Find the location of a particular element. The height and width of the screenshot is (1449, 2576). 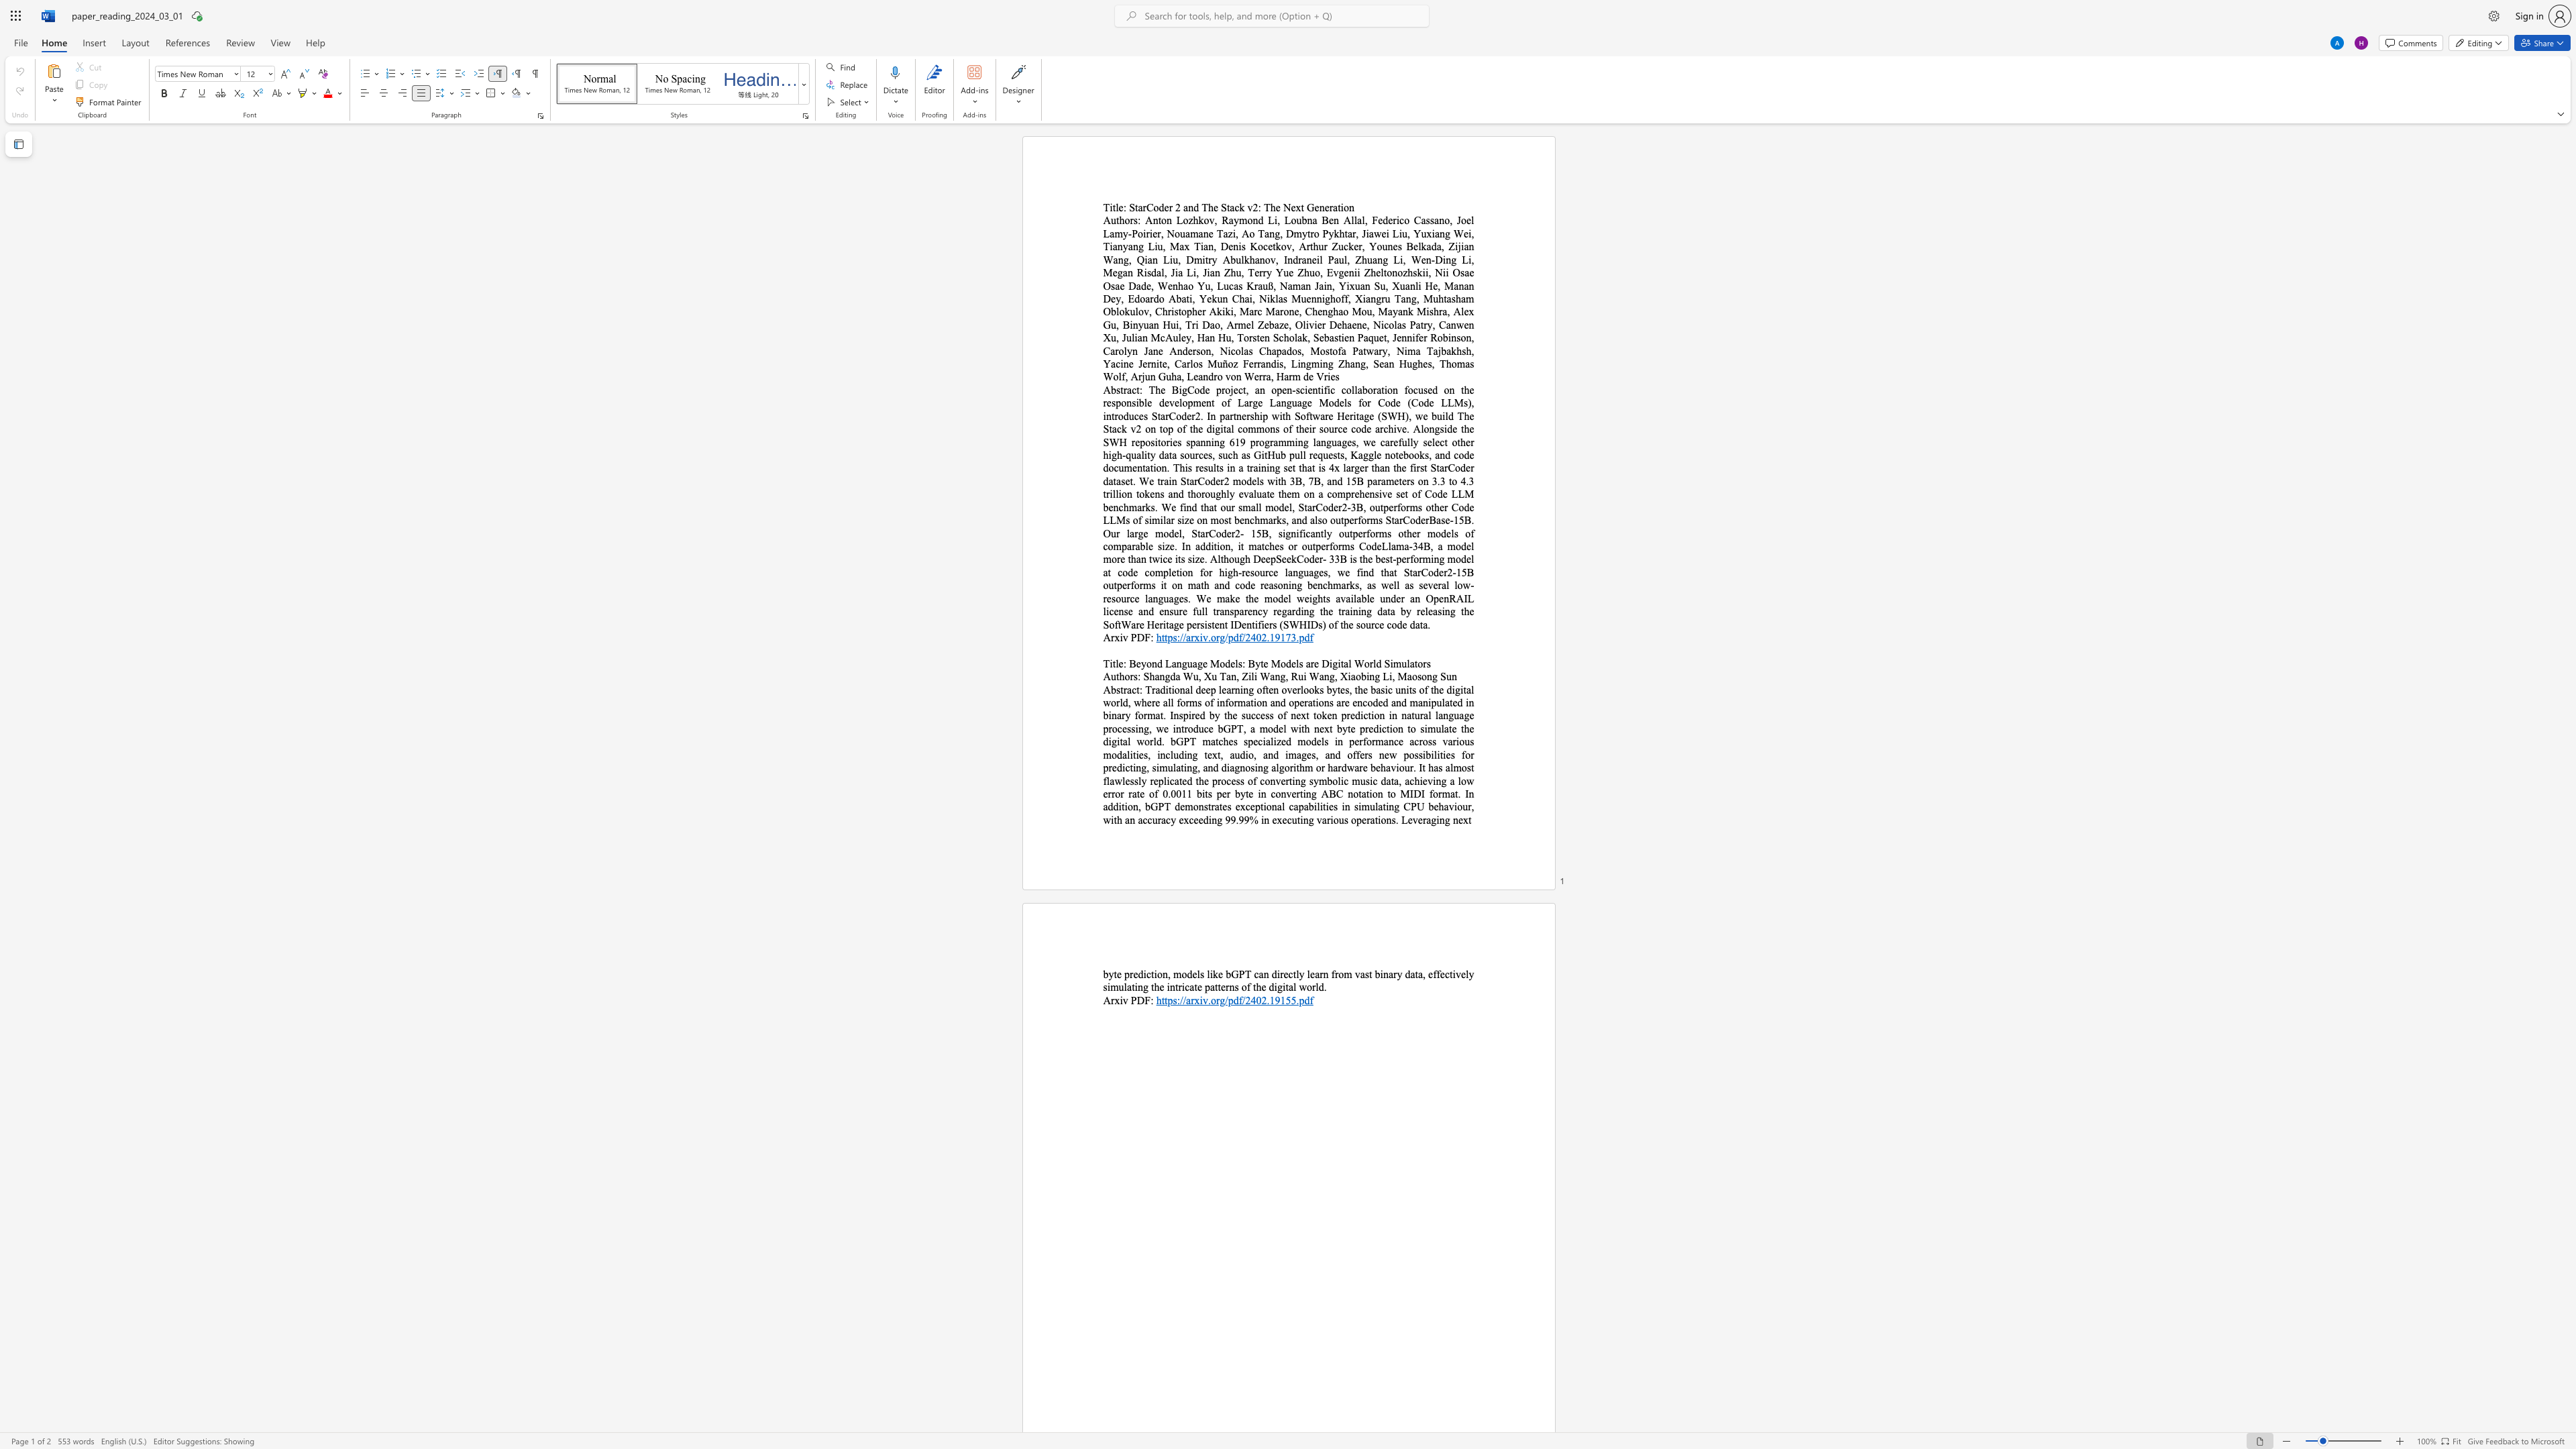

the subset text "g Li," within the text "Xiaobing Li," is located at coordinates (1373, 676).